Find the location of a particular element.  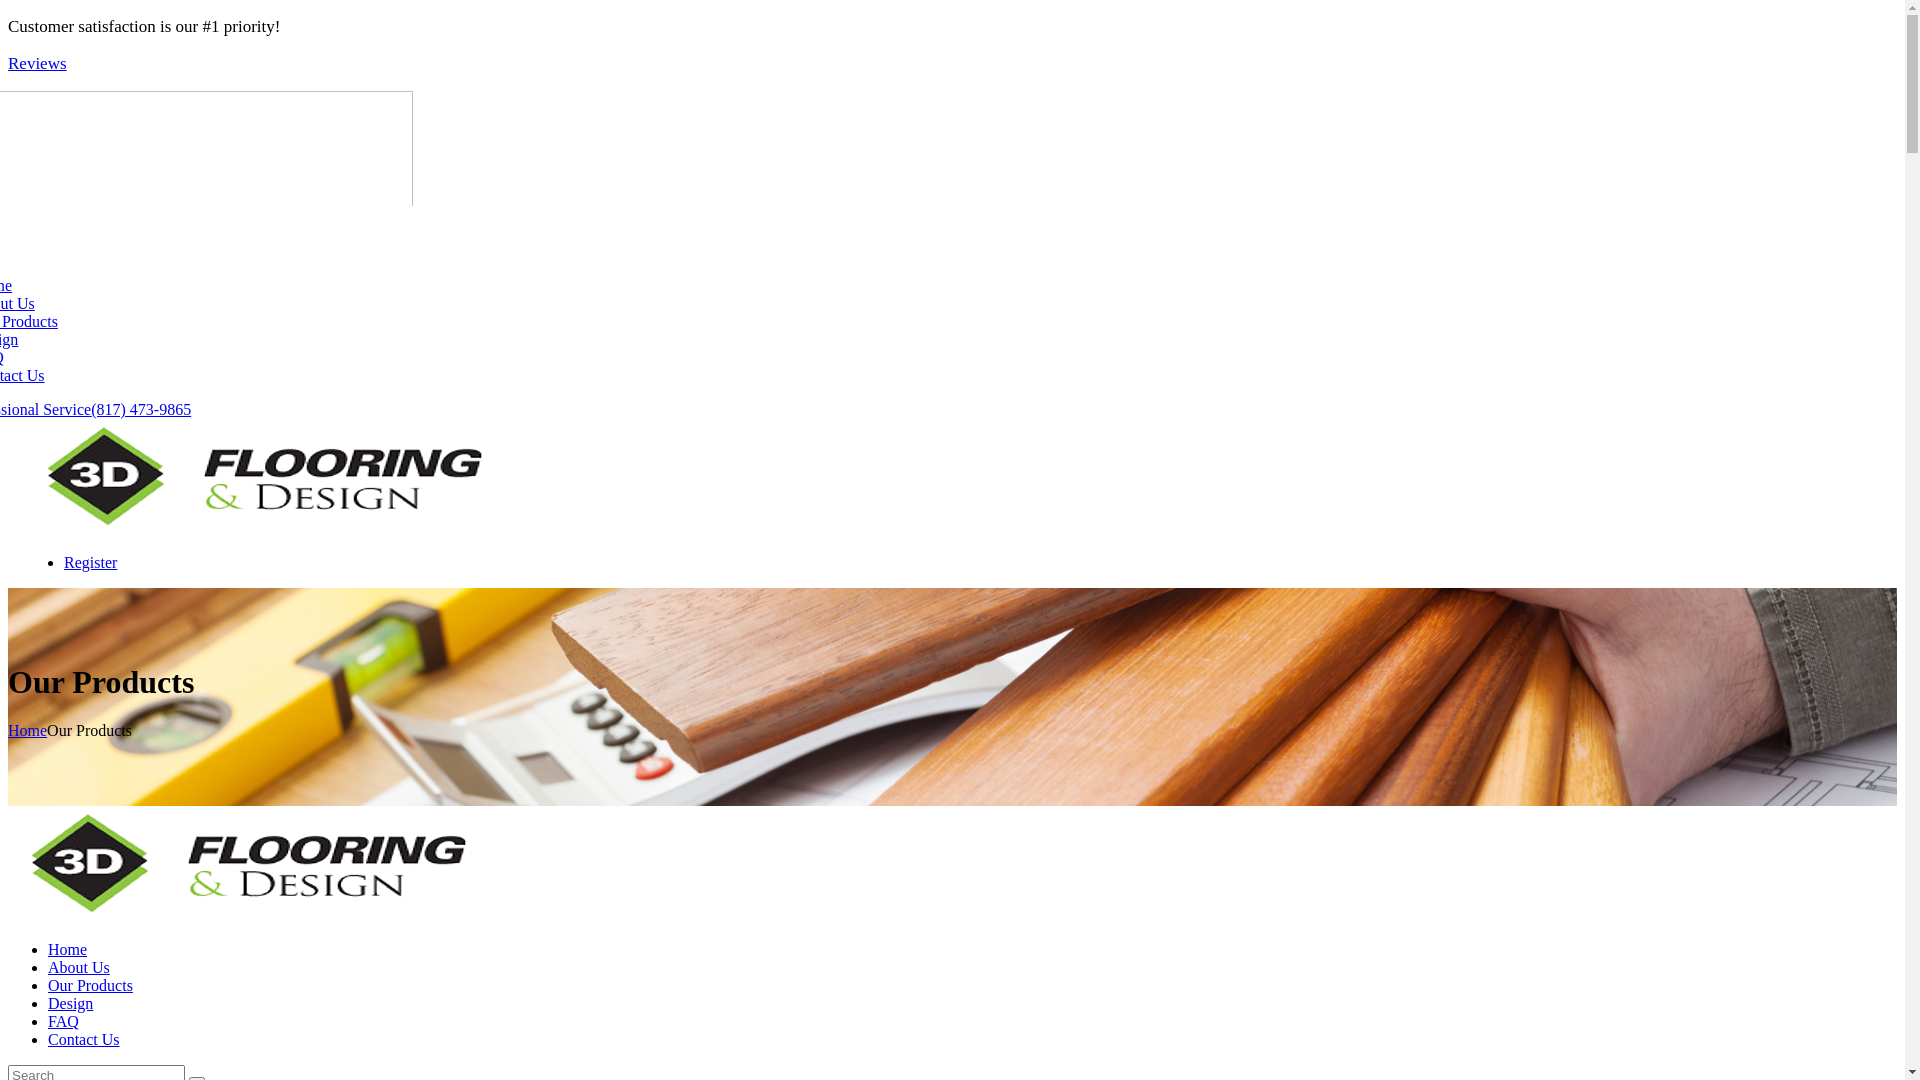

'Contact Us' is located at coordinates (82, 1038).